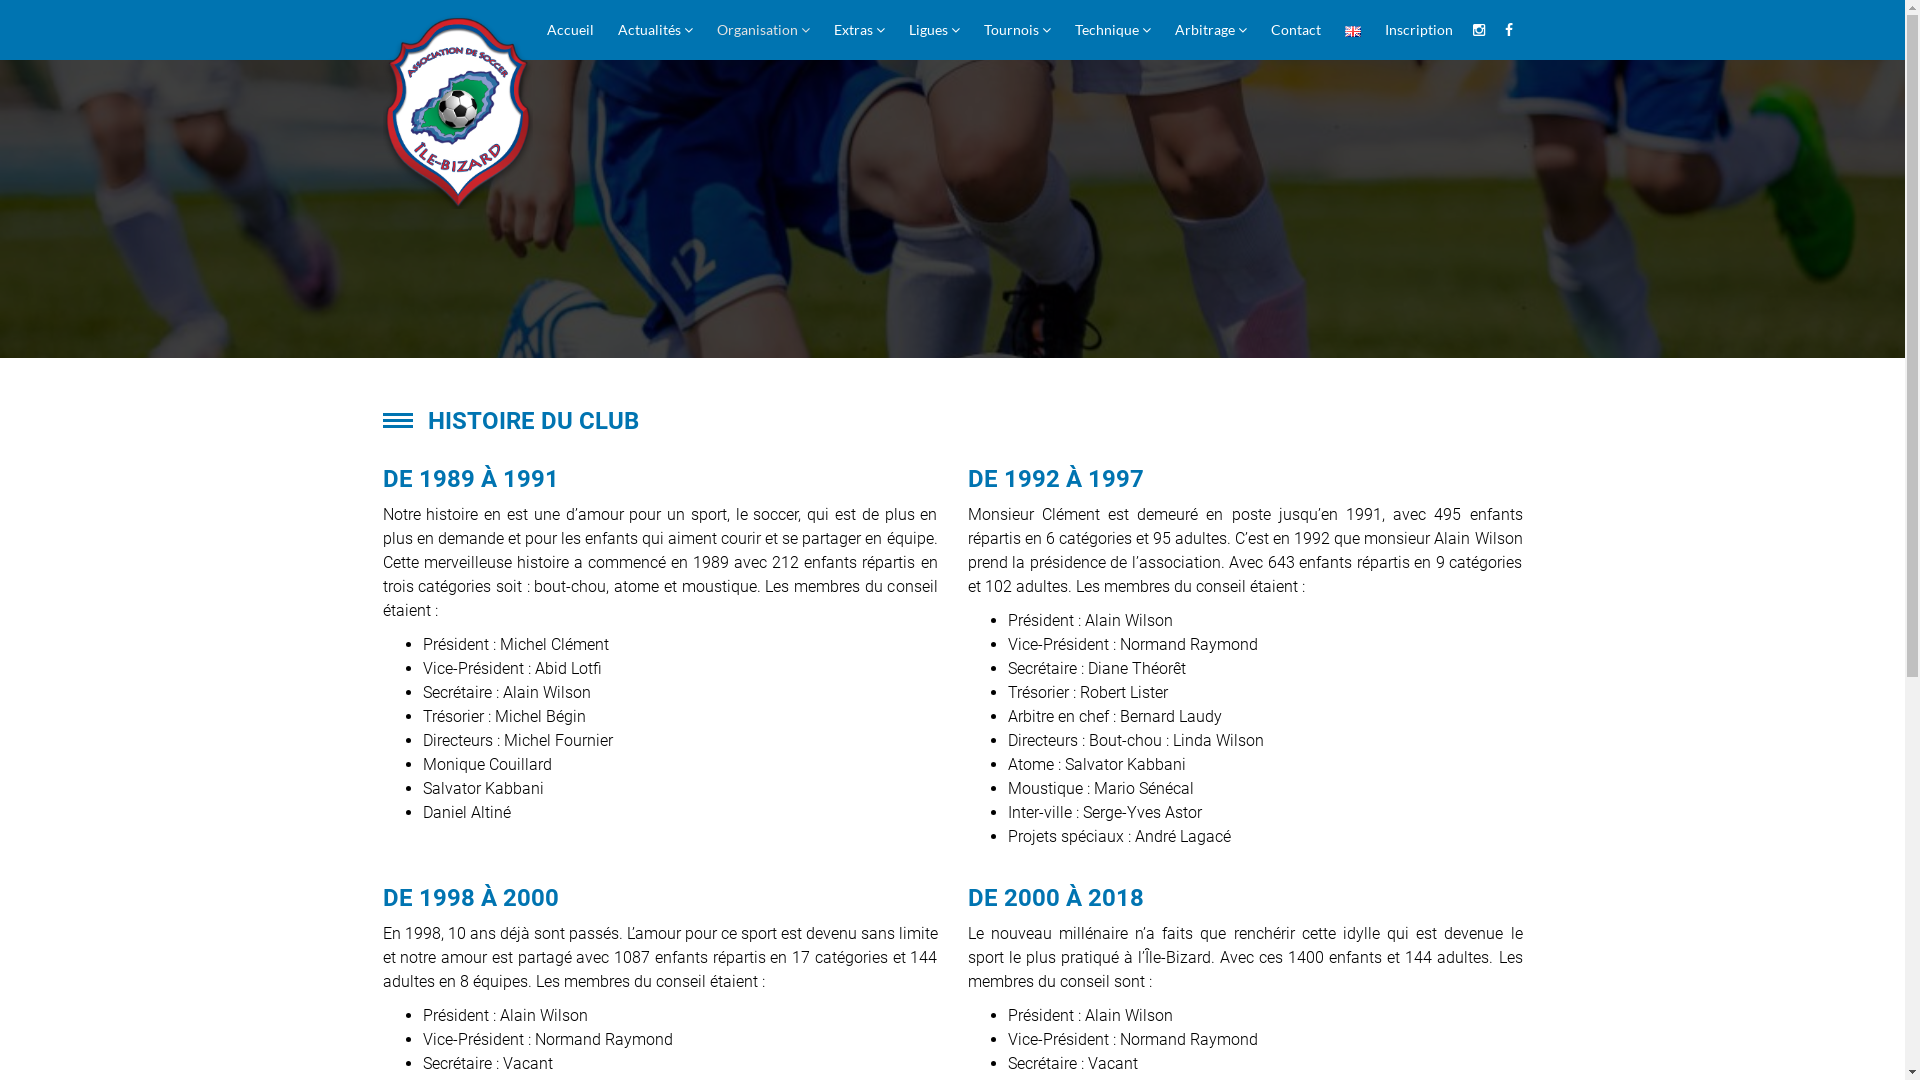 This screenshot has height=1080, width=1920. I want to click on 'Contact', so click(1258, 30).